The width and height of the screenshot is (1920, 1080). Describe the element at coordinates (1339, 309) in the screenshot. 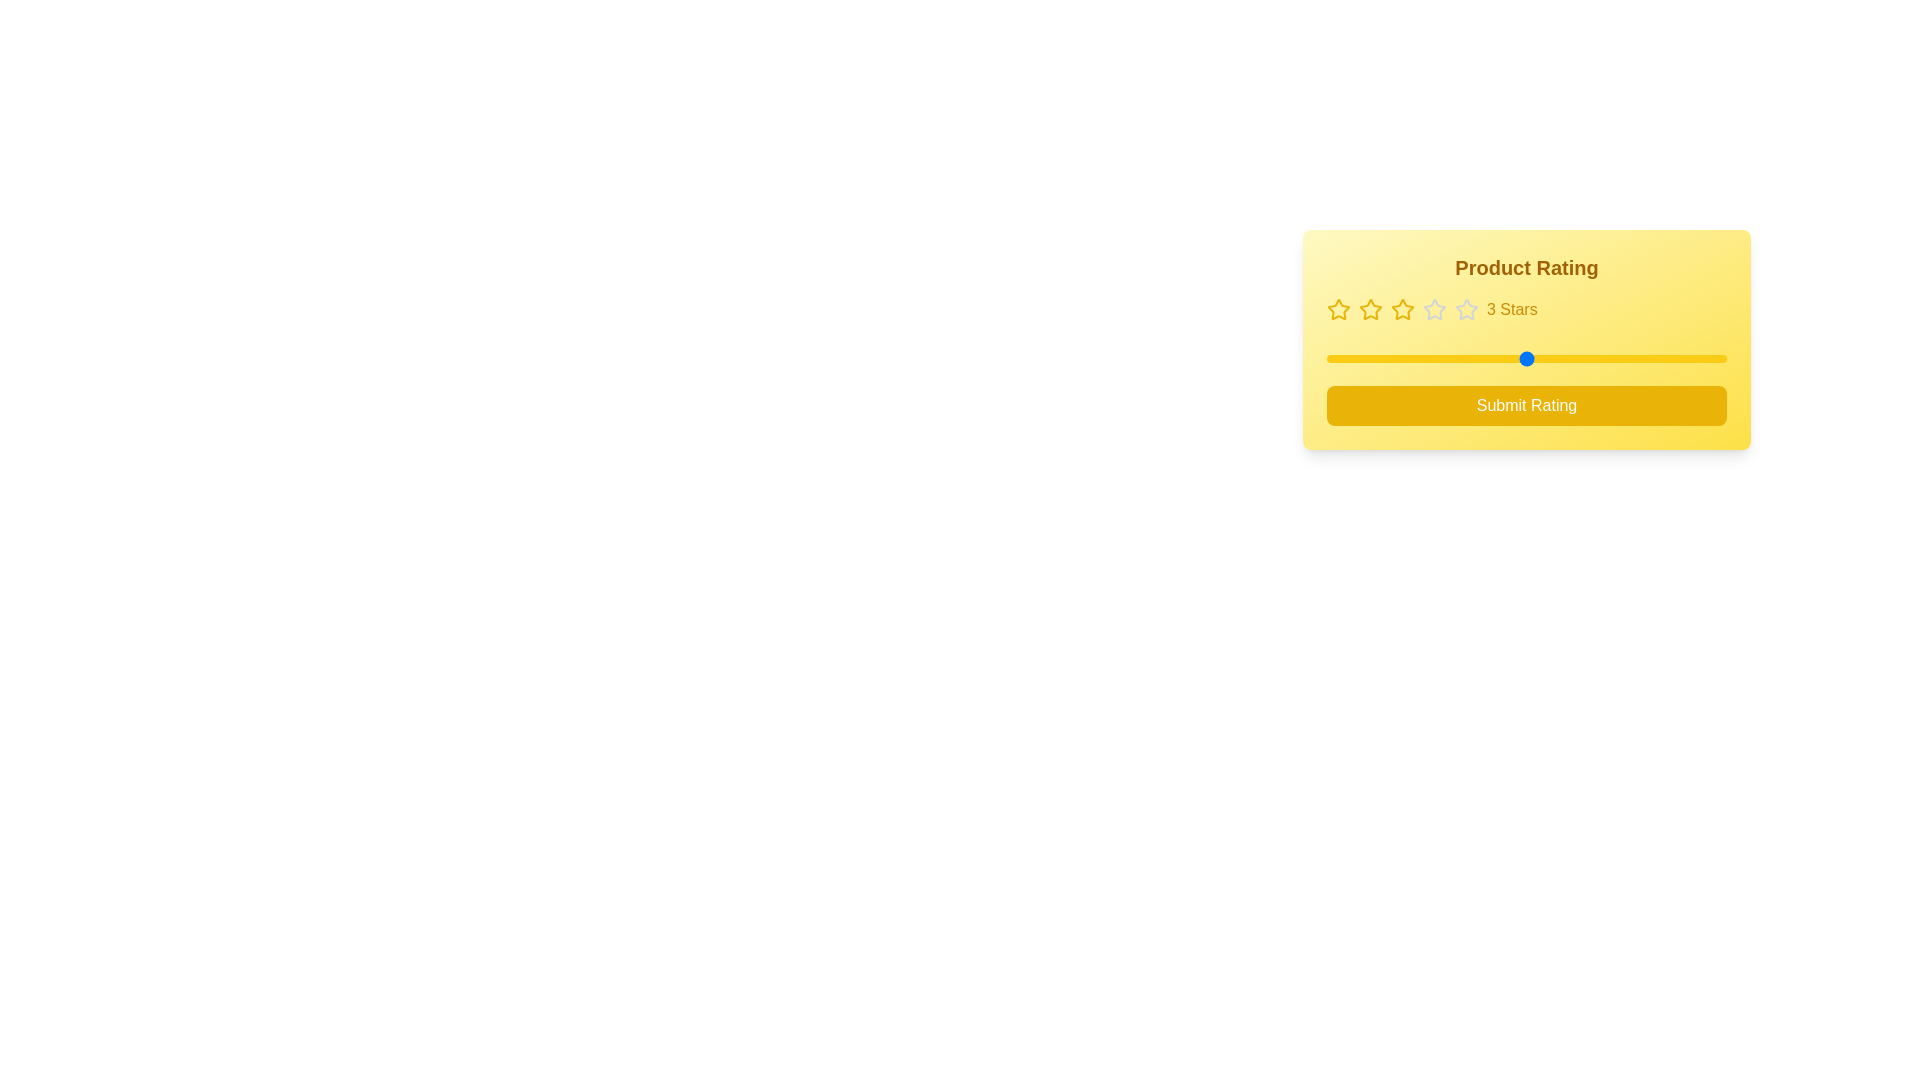

I see `the first star icon in the rating system under the text '3 Stars'` at that location.